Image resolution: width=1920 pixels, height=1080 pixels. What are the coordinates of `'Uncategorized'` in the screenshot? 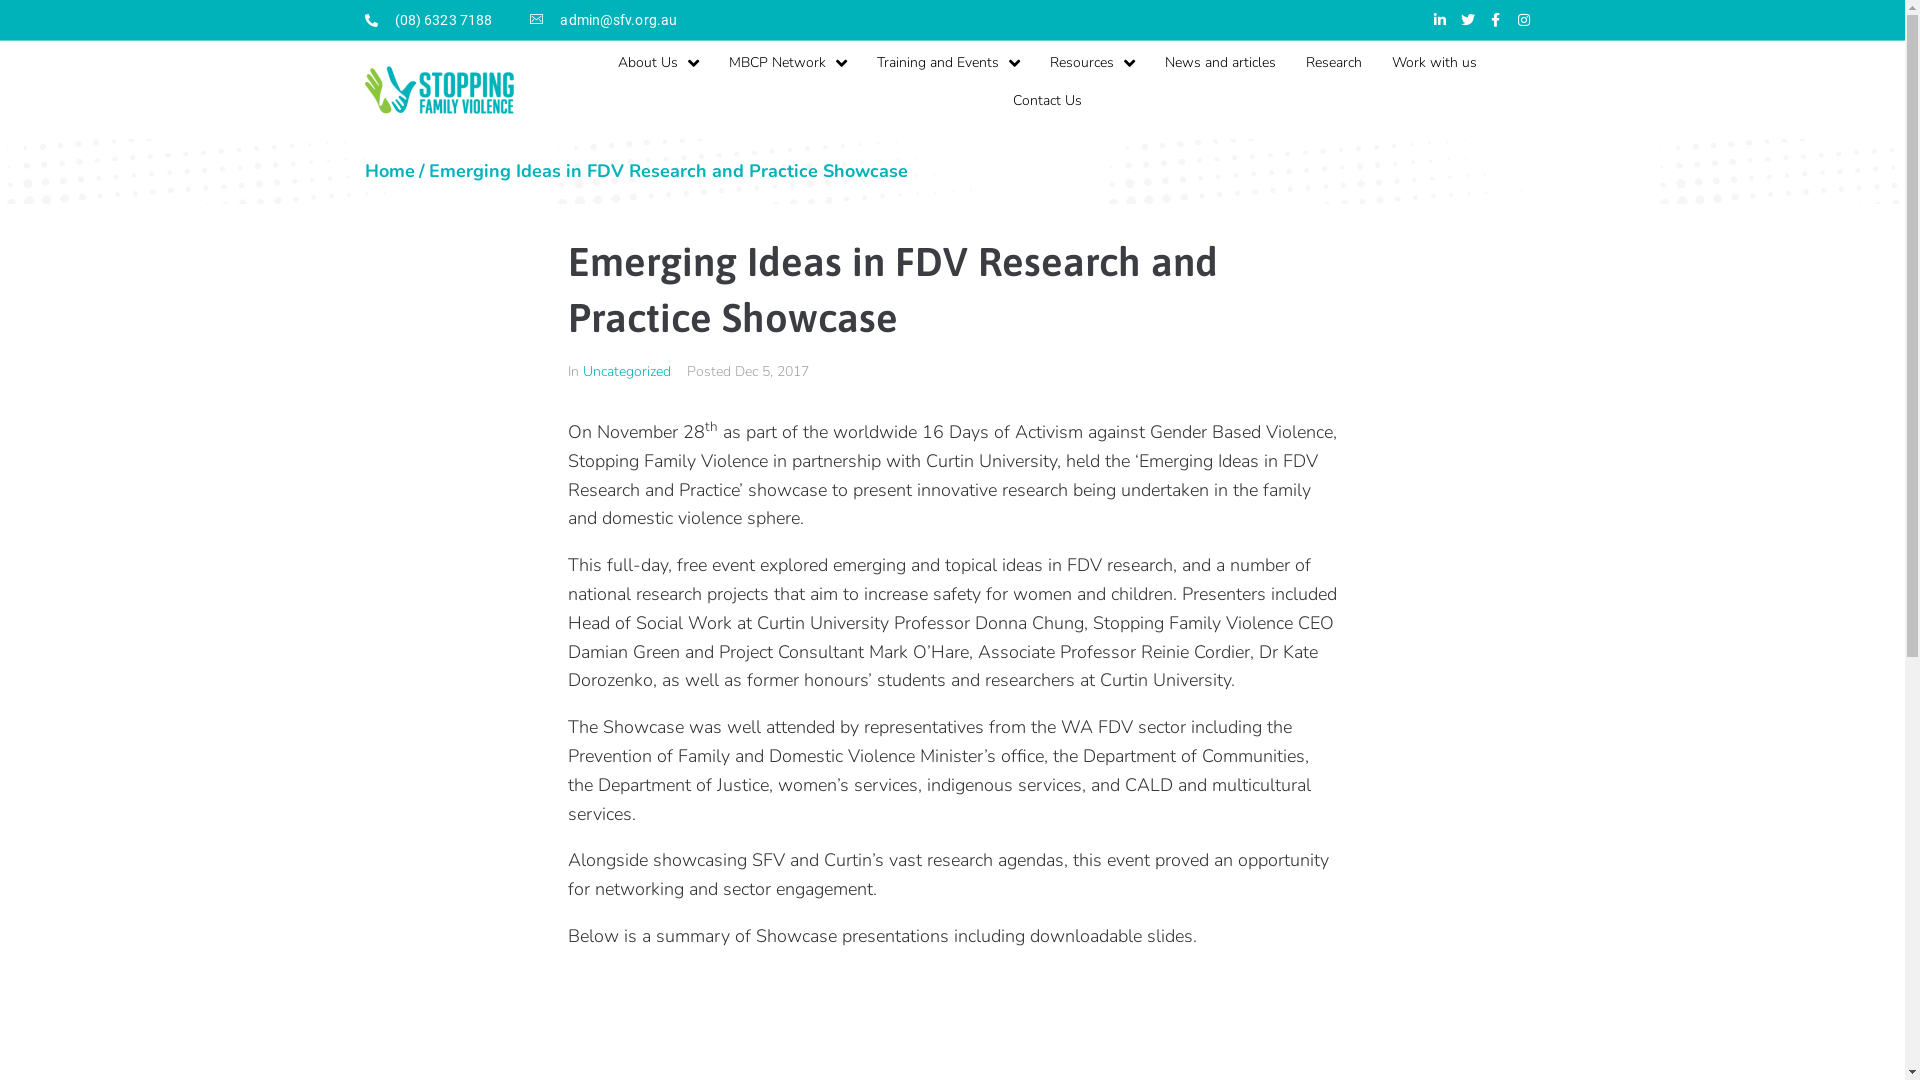 It's located at (580, 371).